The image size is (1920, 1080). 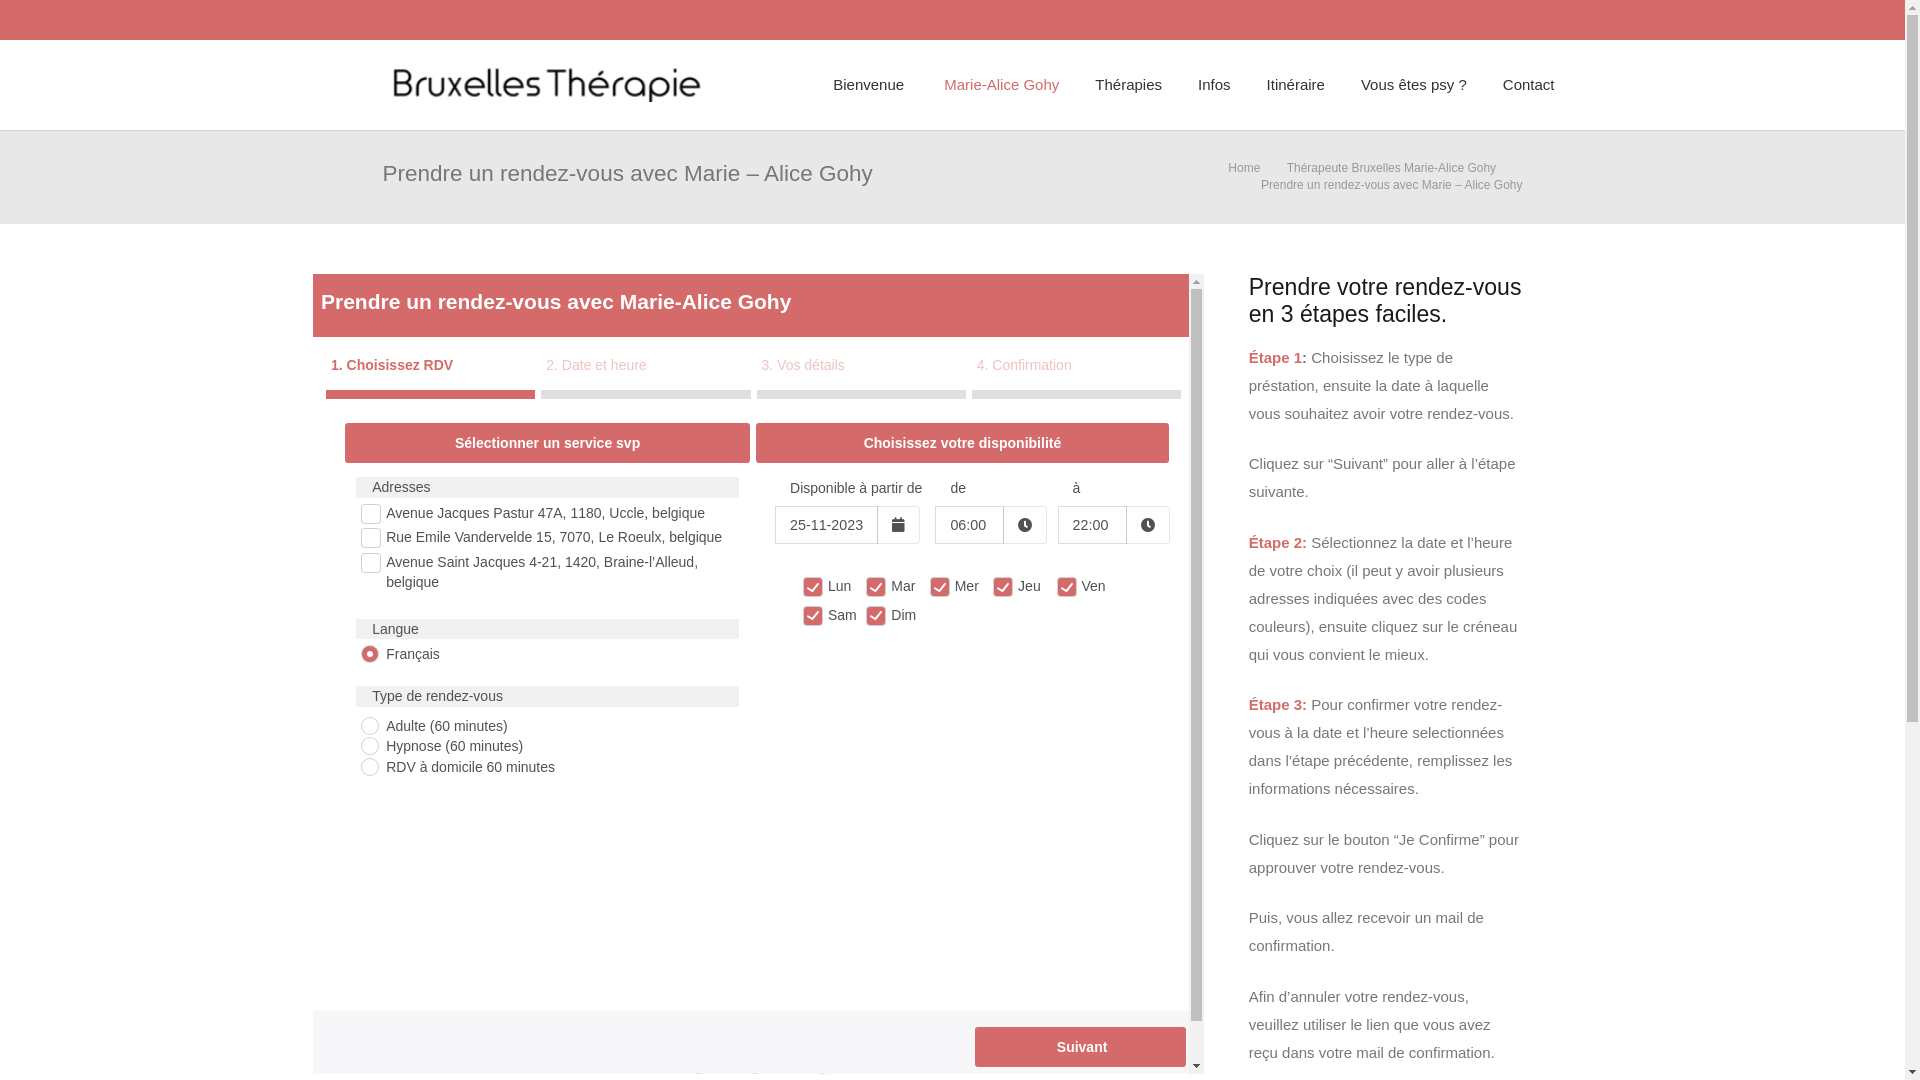 I want to click on 'Infos', so click(x=1213, y=83).